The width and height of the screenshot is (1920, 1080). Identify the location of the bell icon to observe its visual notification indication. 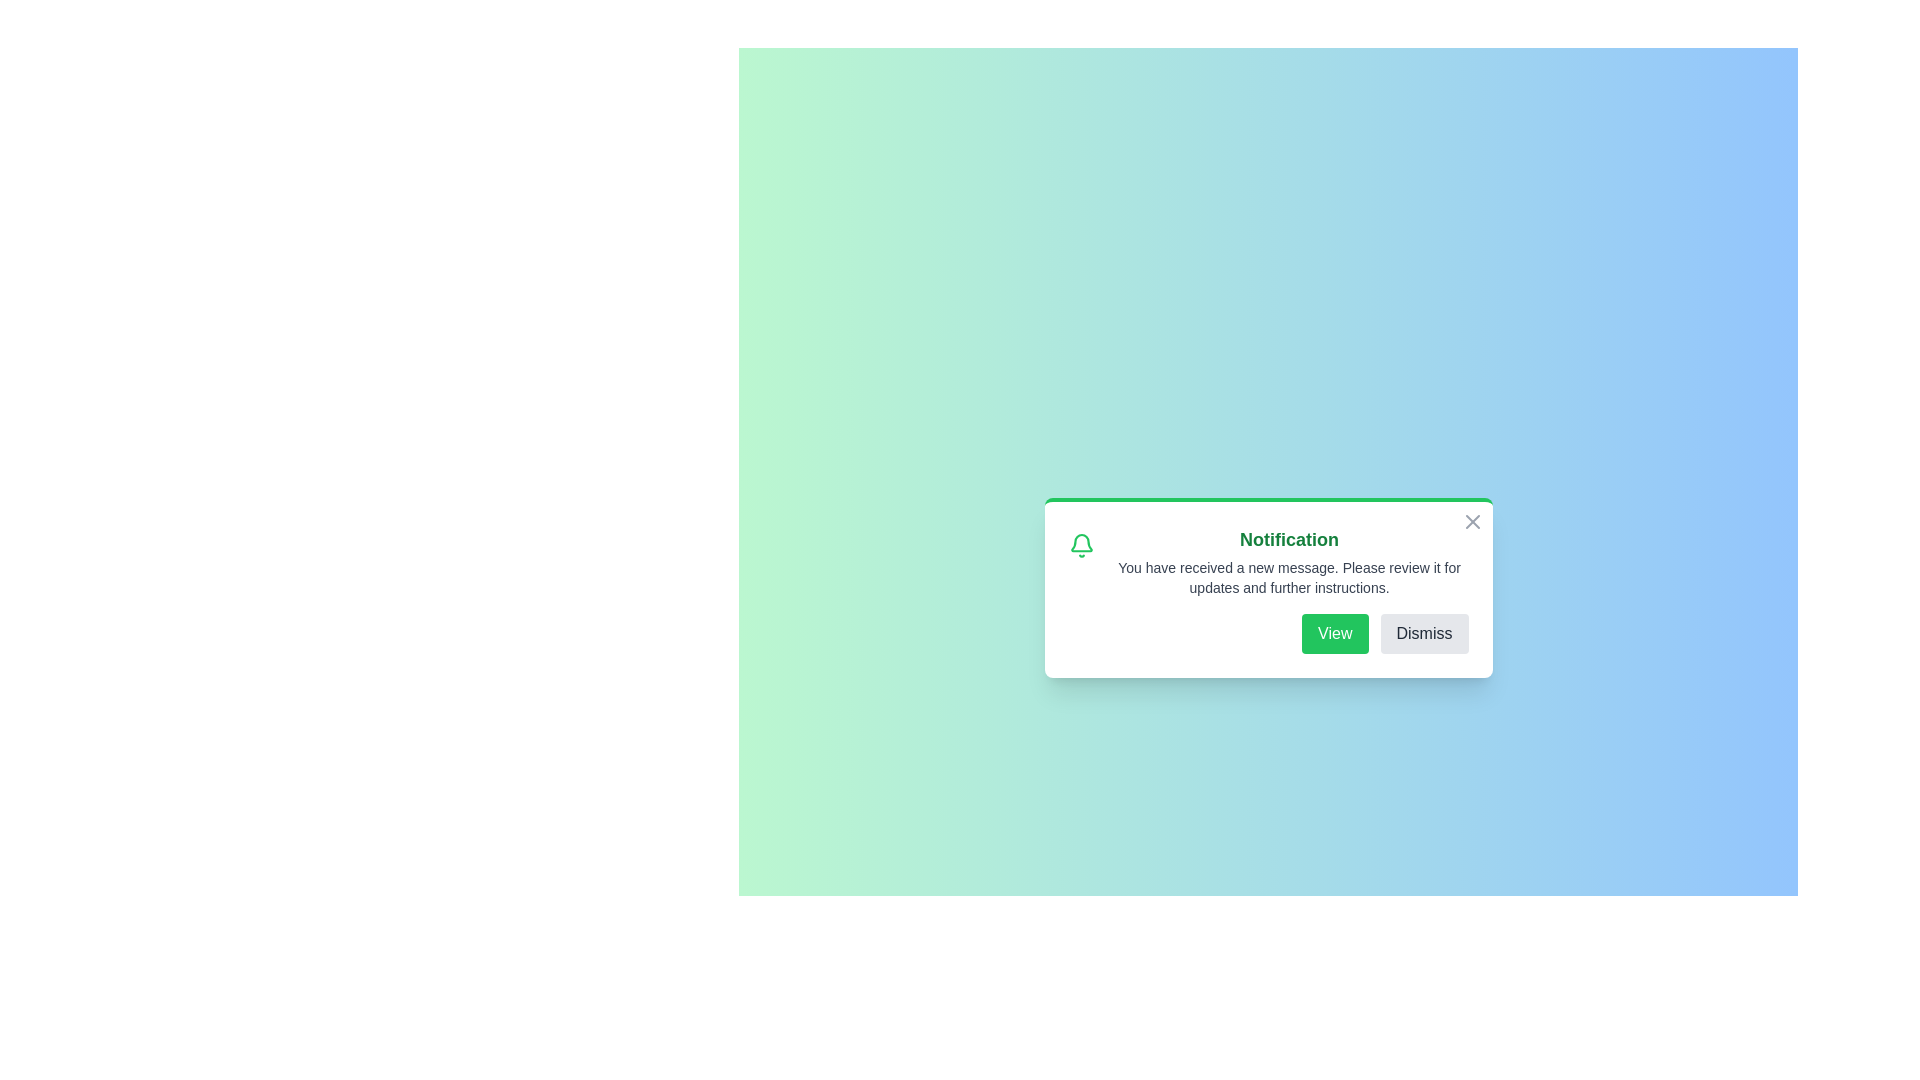
(1080, 546).